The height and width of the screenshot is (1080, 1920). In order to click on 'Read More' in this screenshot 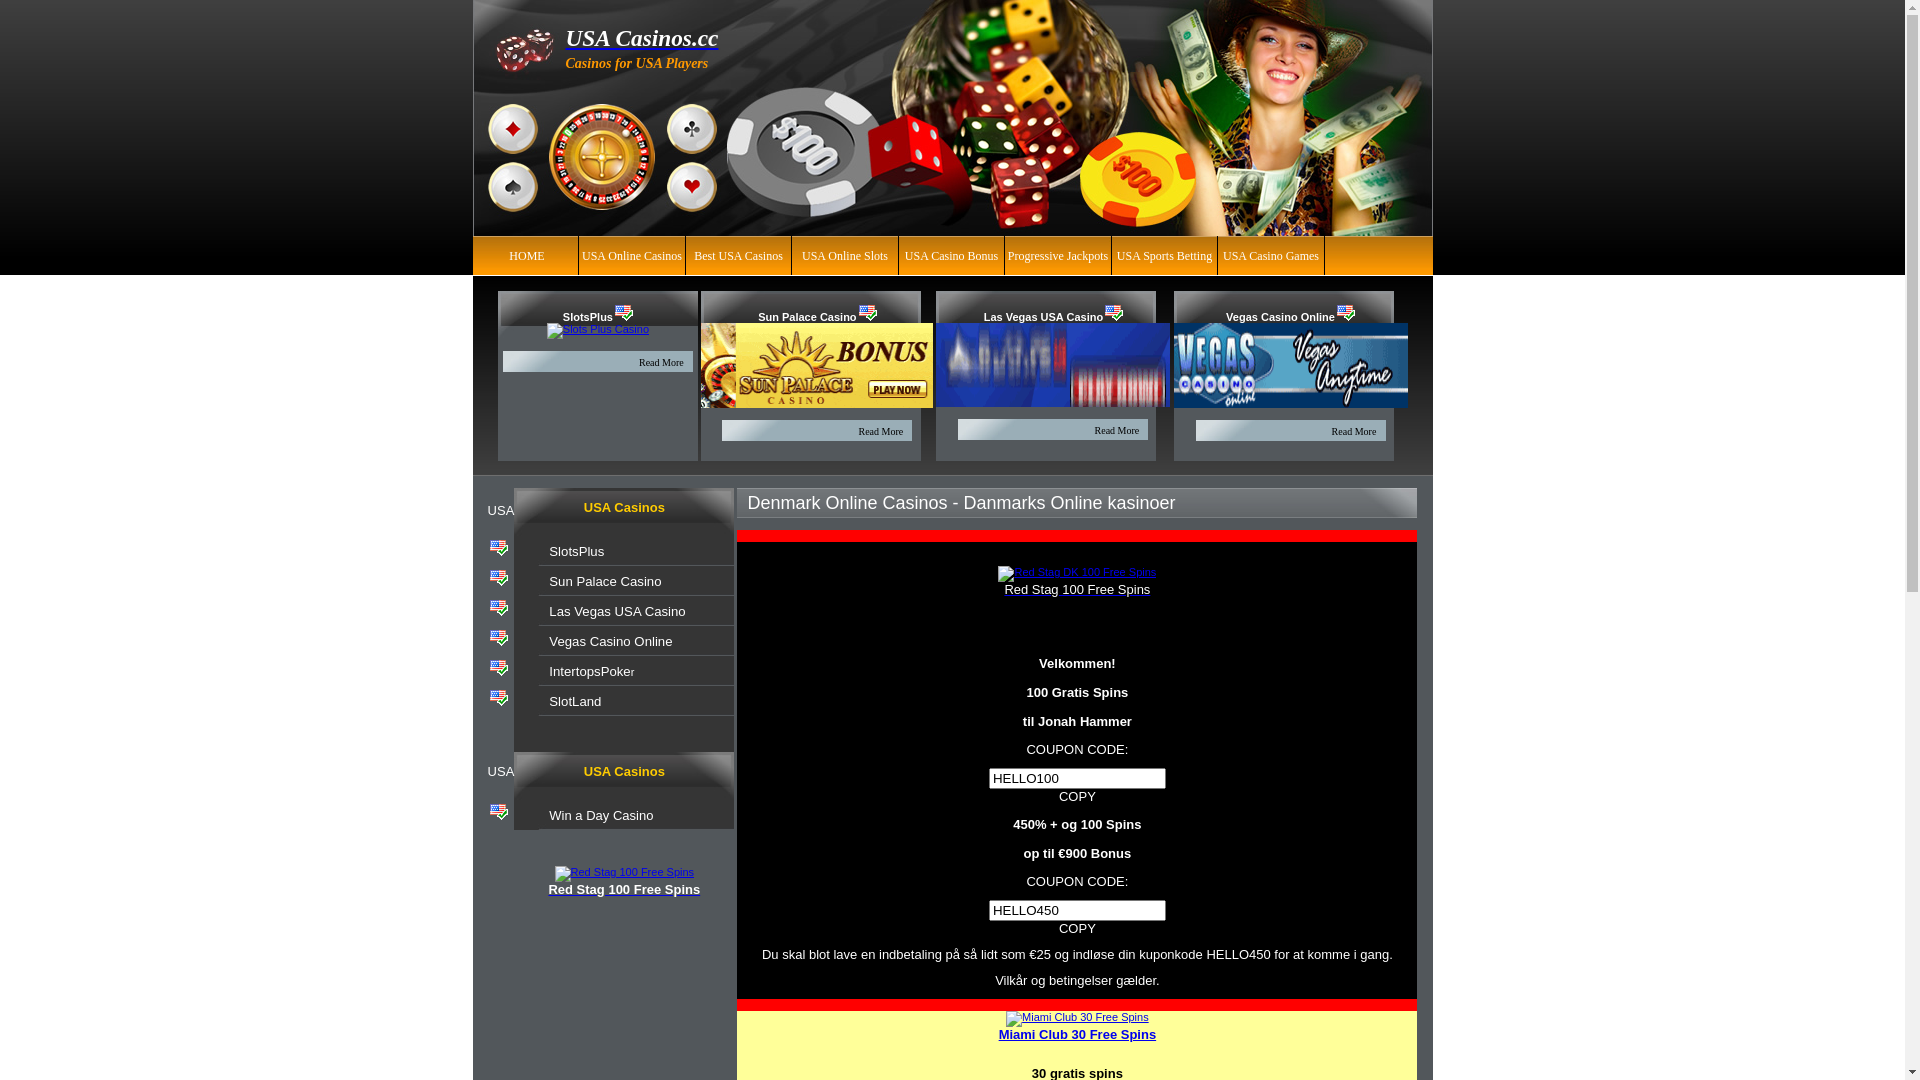, I will do `click(1354, 430)`.